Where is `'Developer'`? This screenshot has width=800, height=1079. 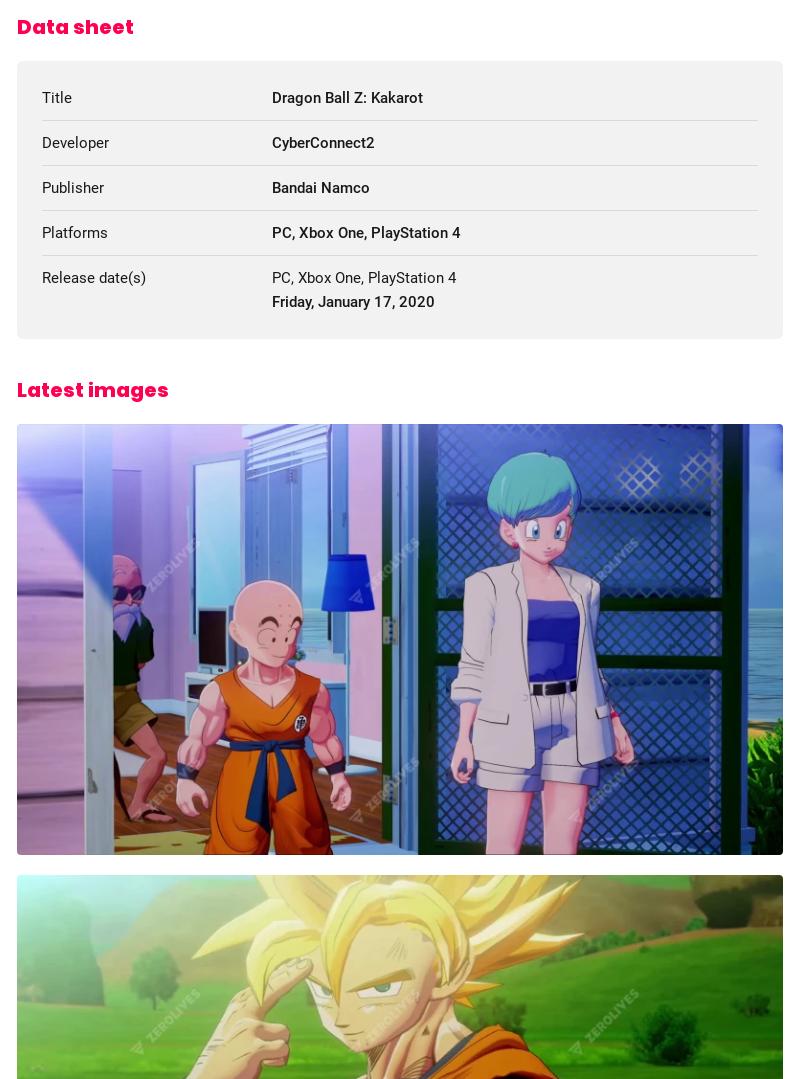
'Developer' is located at coordinates (41, 141).